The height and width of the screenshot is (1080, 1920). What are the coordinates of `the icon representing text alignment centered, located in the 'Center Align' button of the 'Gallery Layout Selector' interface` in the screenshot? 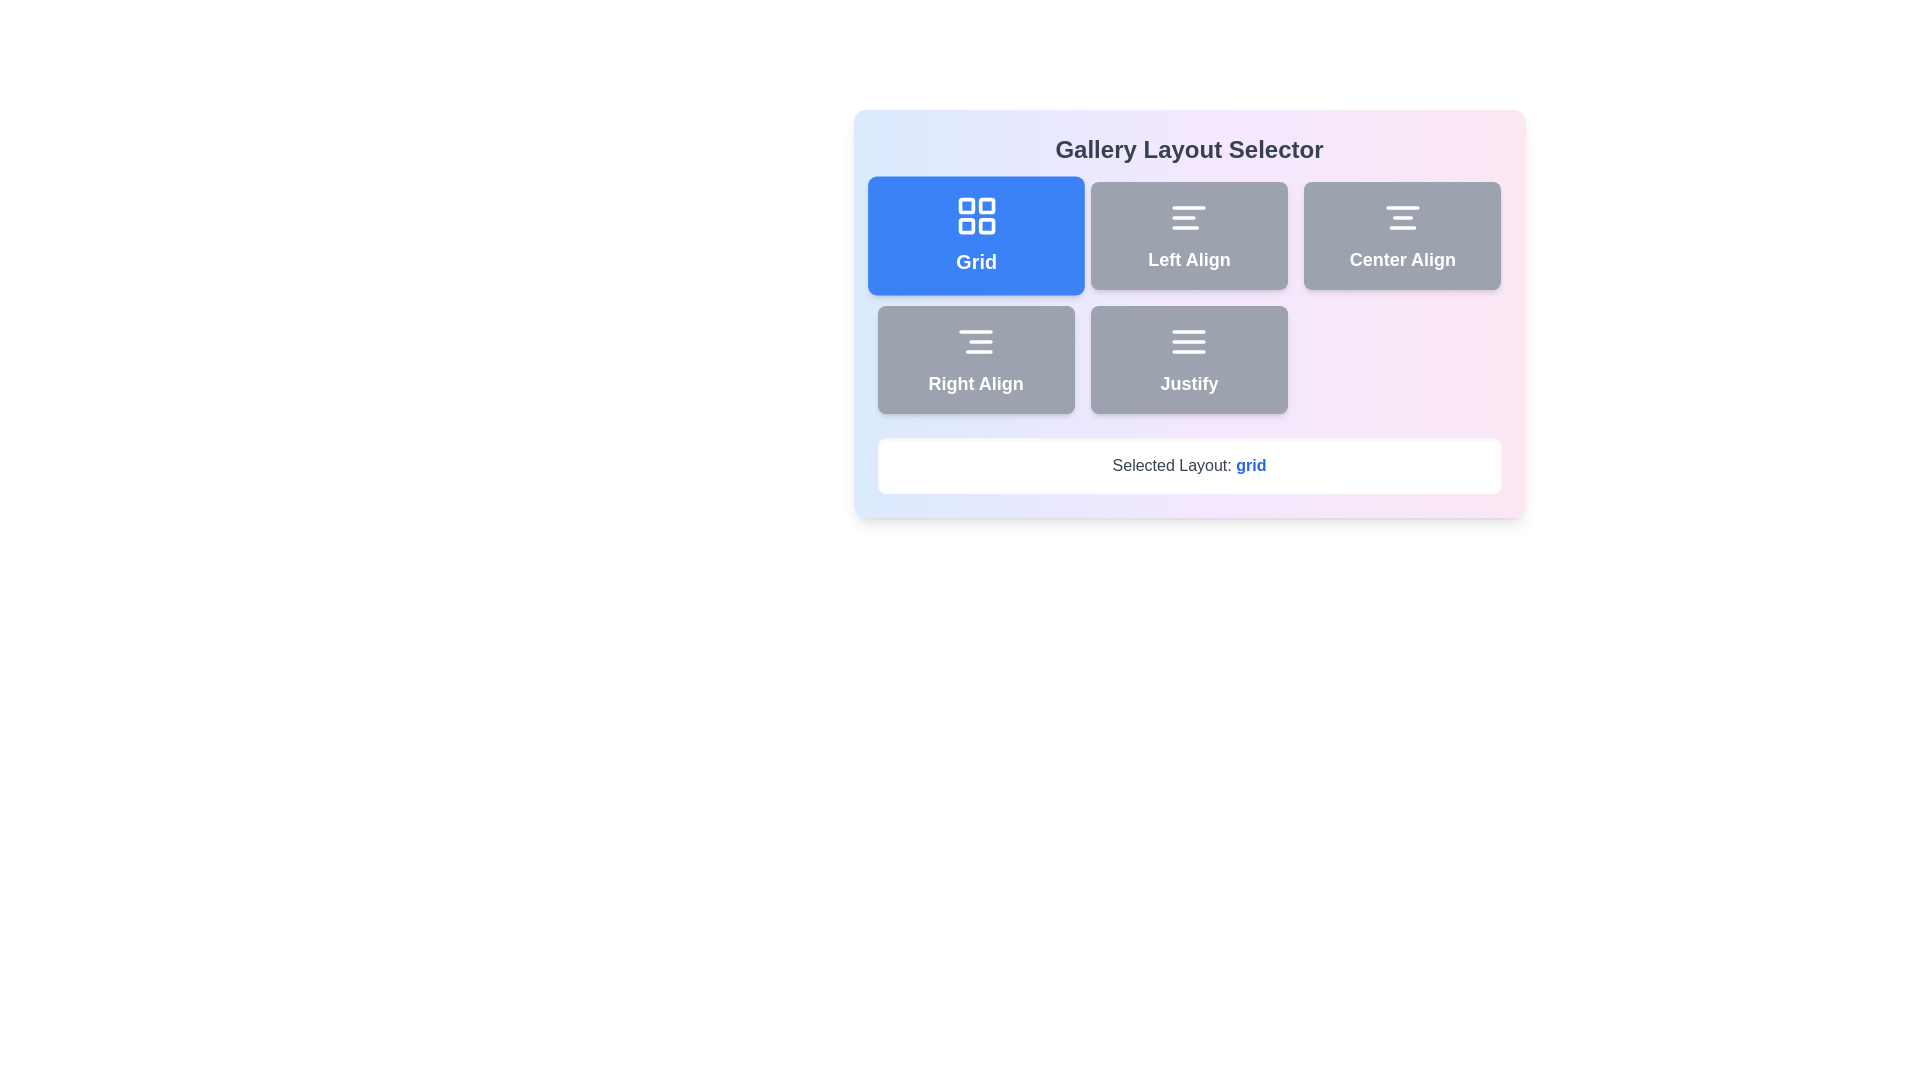 It's located at (1401, 218).